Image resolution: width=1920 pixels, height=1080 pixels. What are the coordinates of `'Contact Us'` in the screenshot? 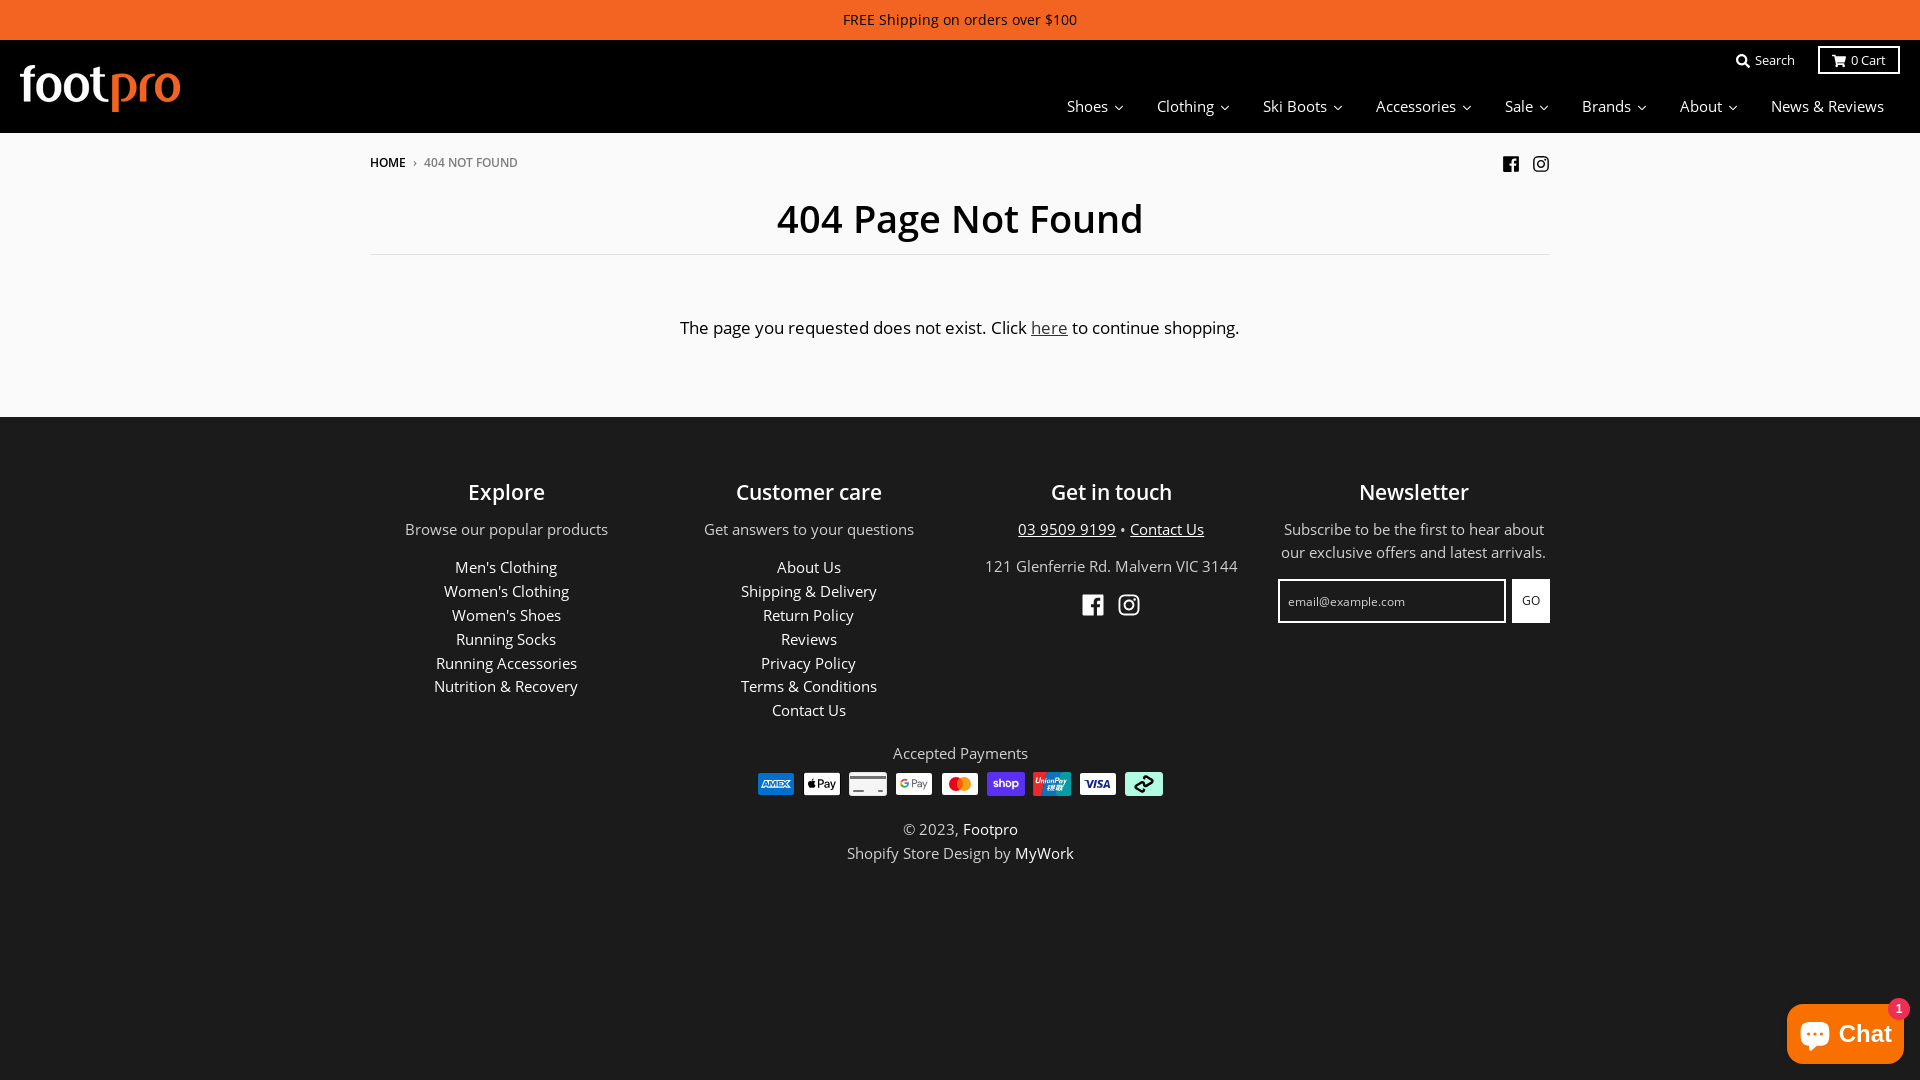 It's located at (1166, 527).